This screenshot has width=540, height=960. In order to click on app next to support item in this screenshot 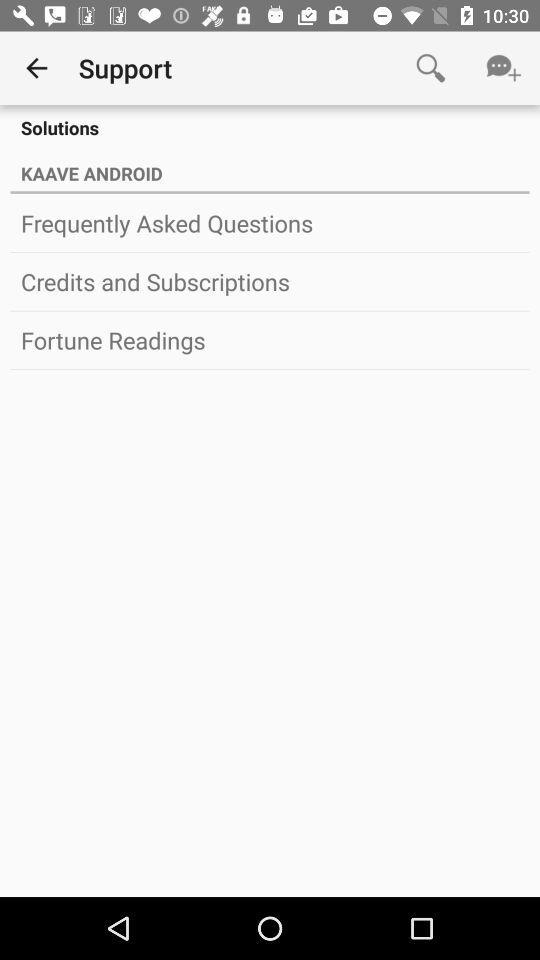, I will do `click(429, 68)`.